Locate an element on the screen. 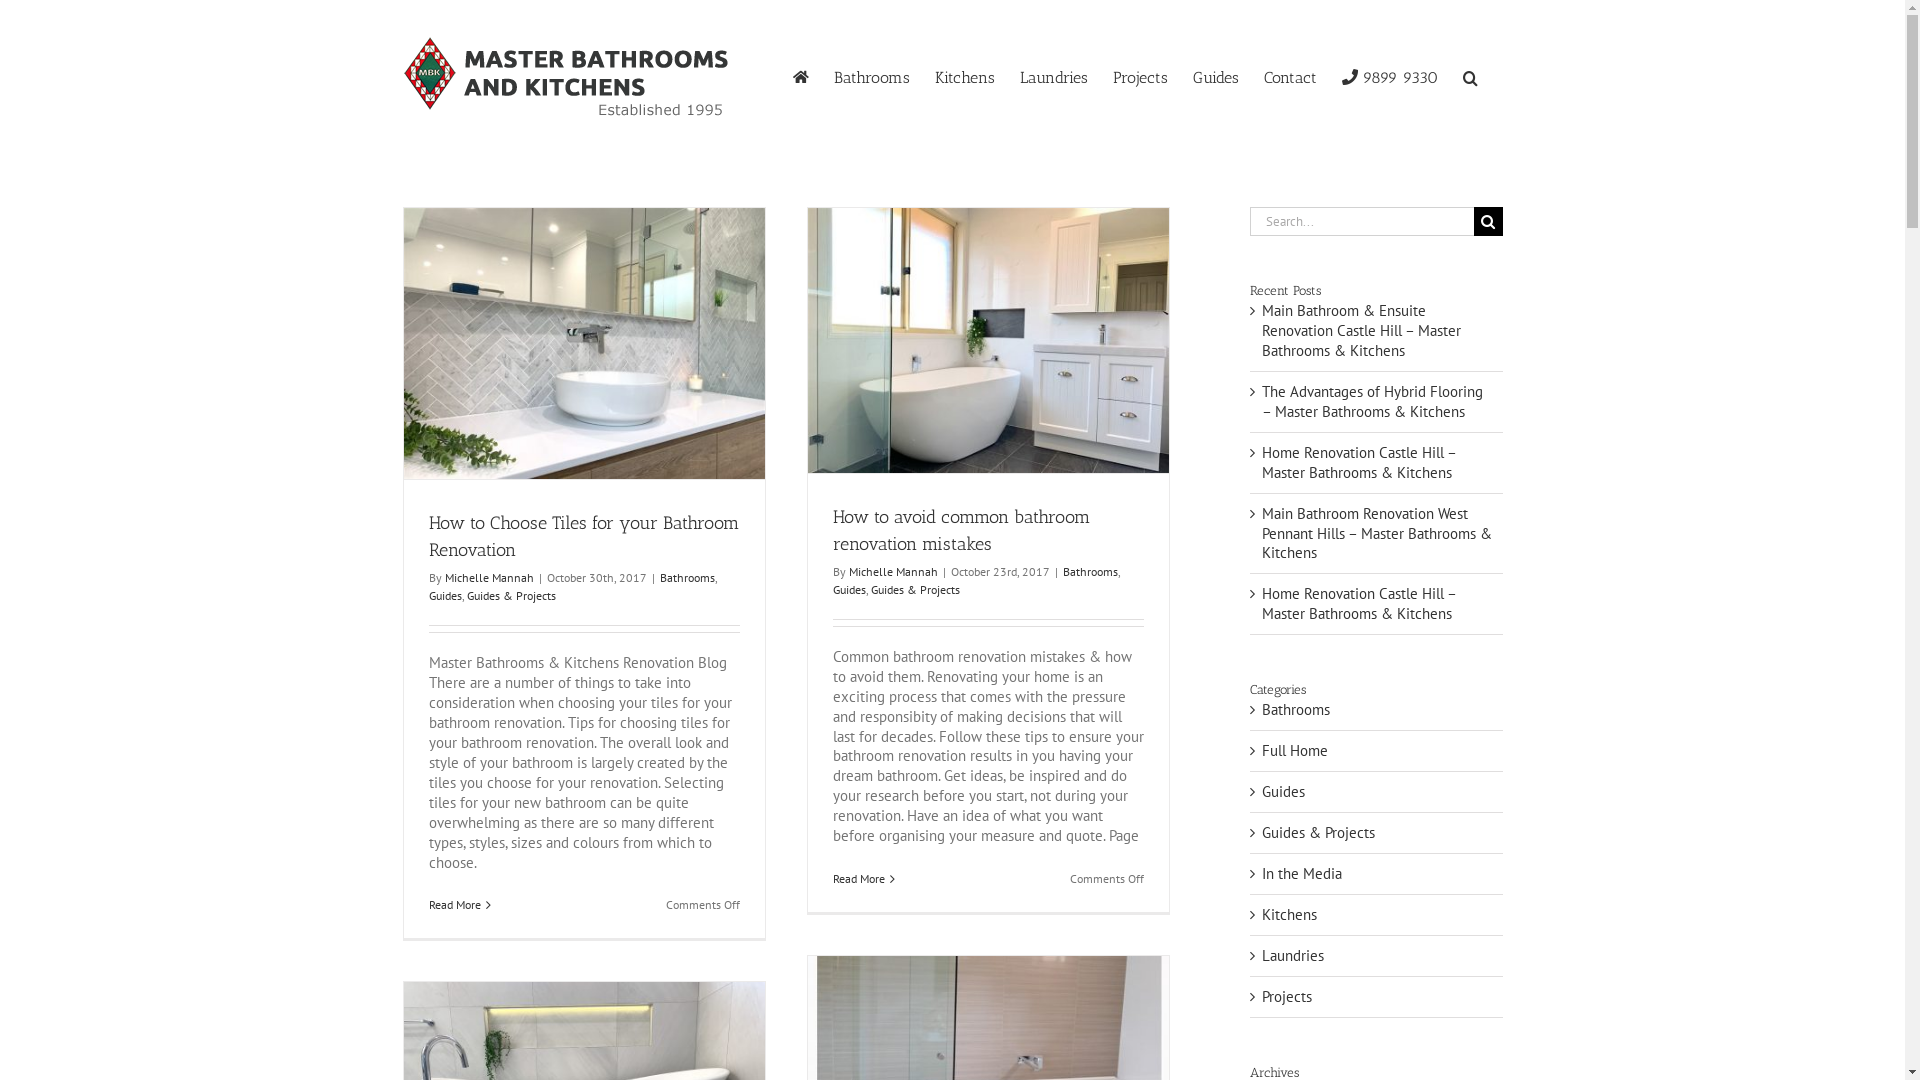 This screenshot has height=1080, width=1920. '9899 9330' is located at coordinates (1389, 75).